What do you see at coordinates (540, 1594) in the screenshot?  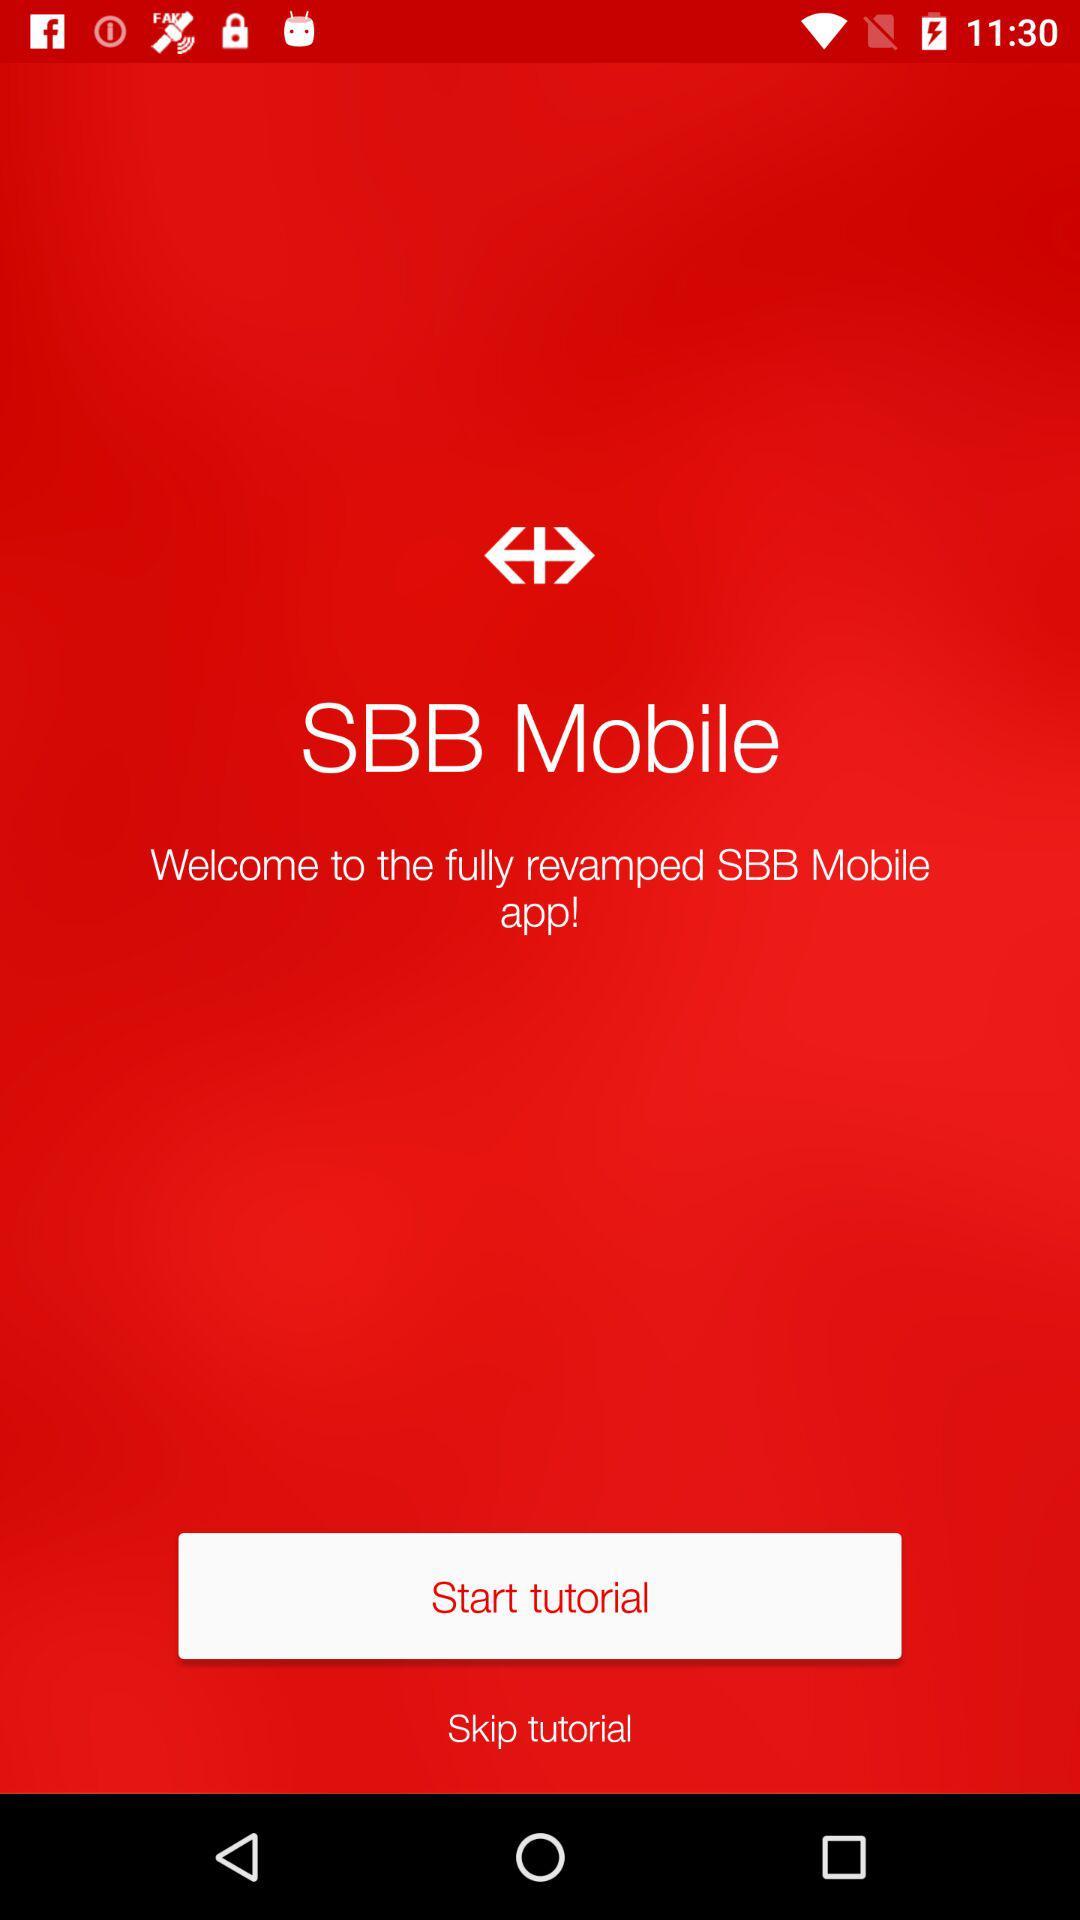 I see `the item below welcome to the icon` at bounding box center [540, 1594].